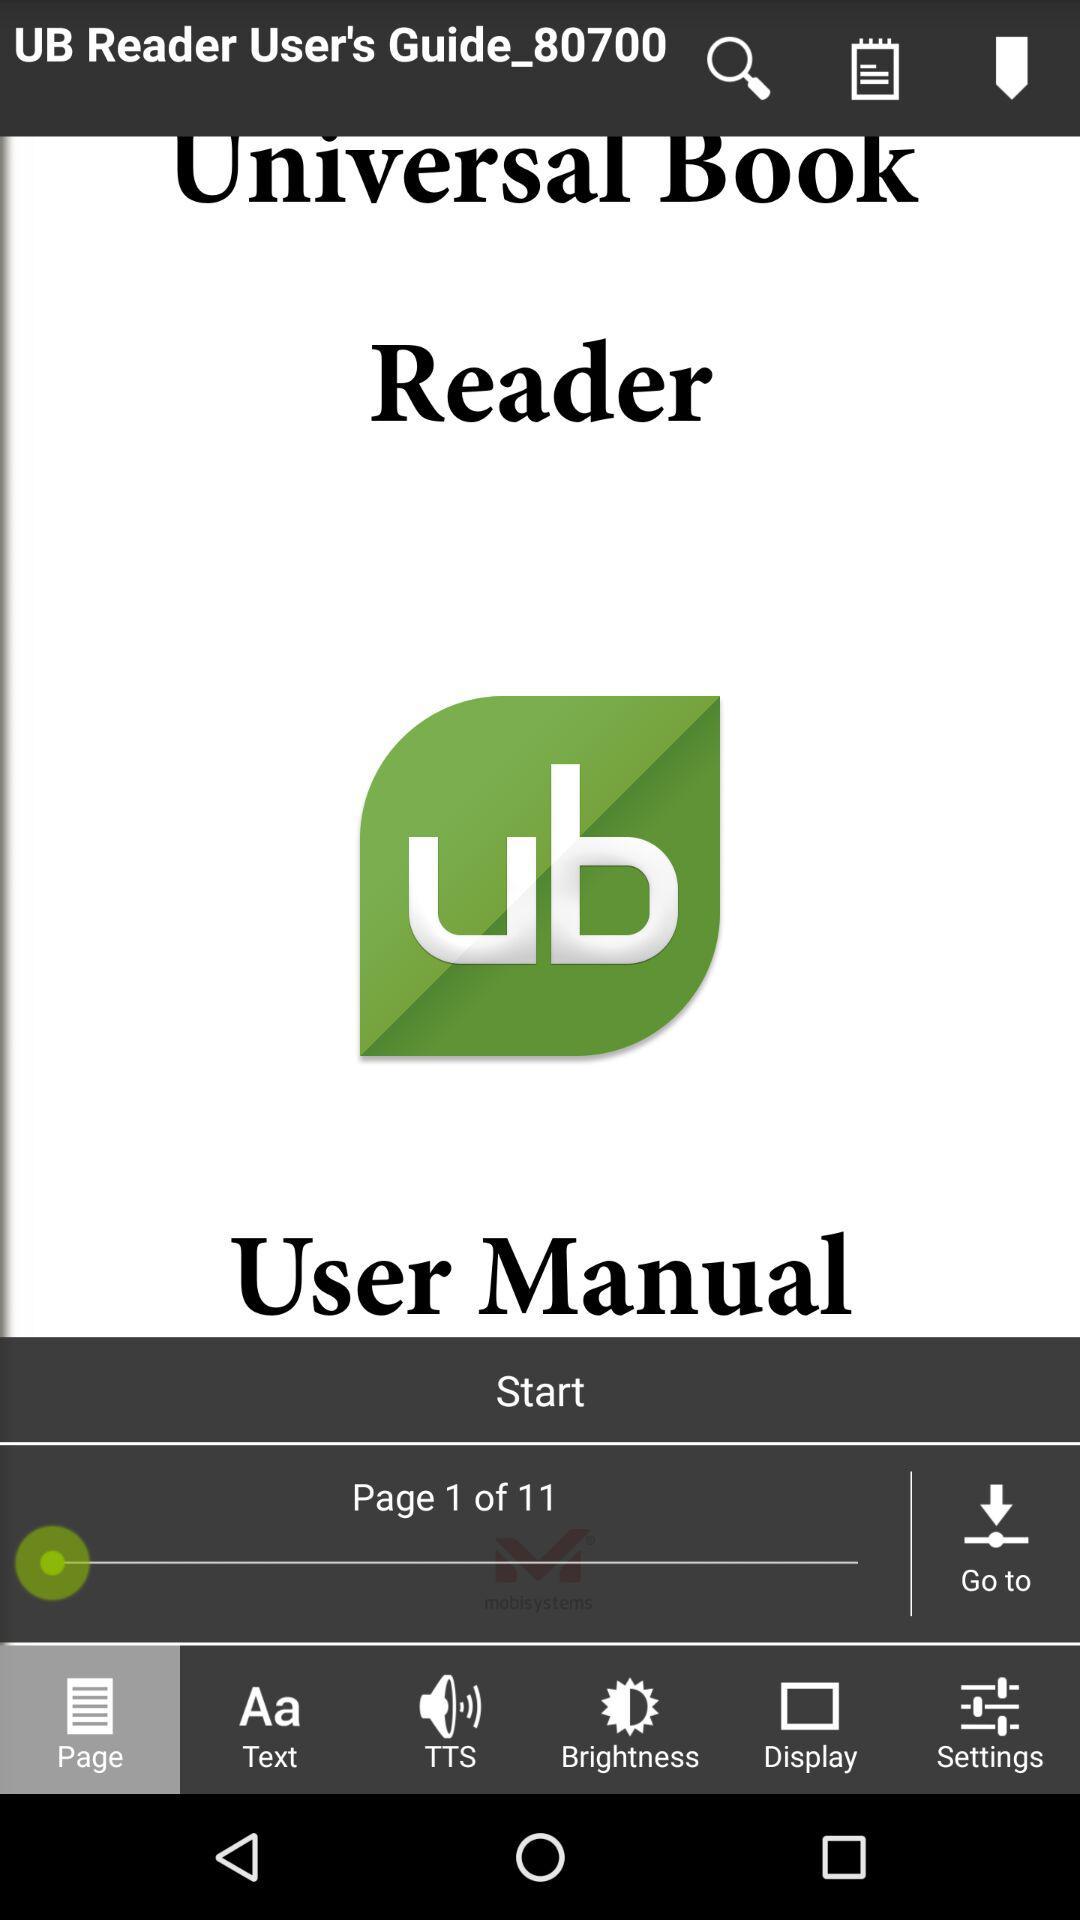 The height and width of the screenshot is (1920, 1080). What do you see at coordinates (738, 72) in the screenshot?
I see `the search icon` at bounding box center [738, 72].